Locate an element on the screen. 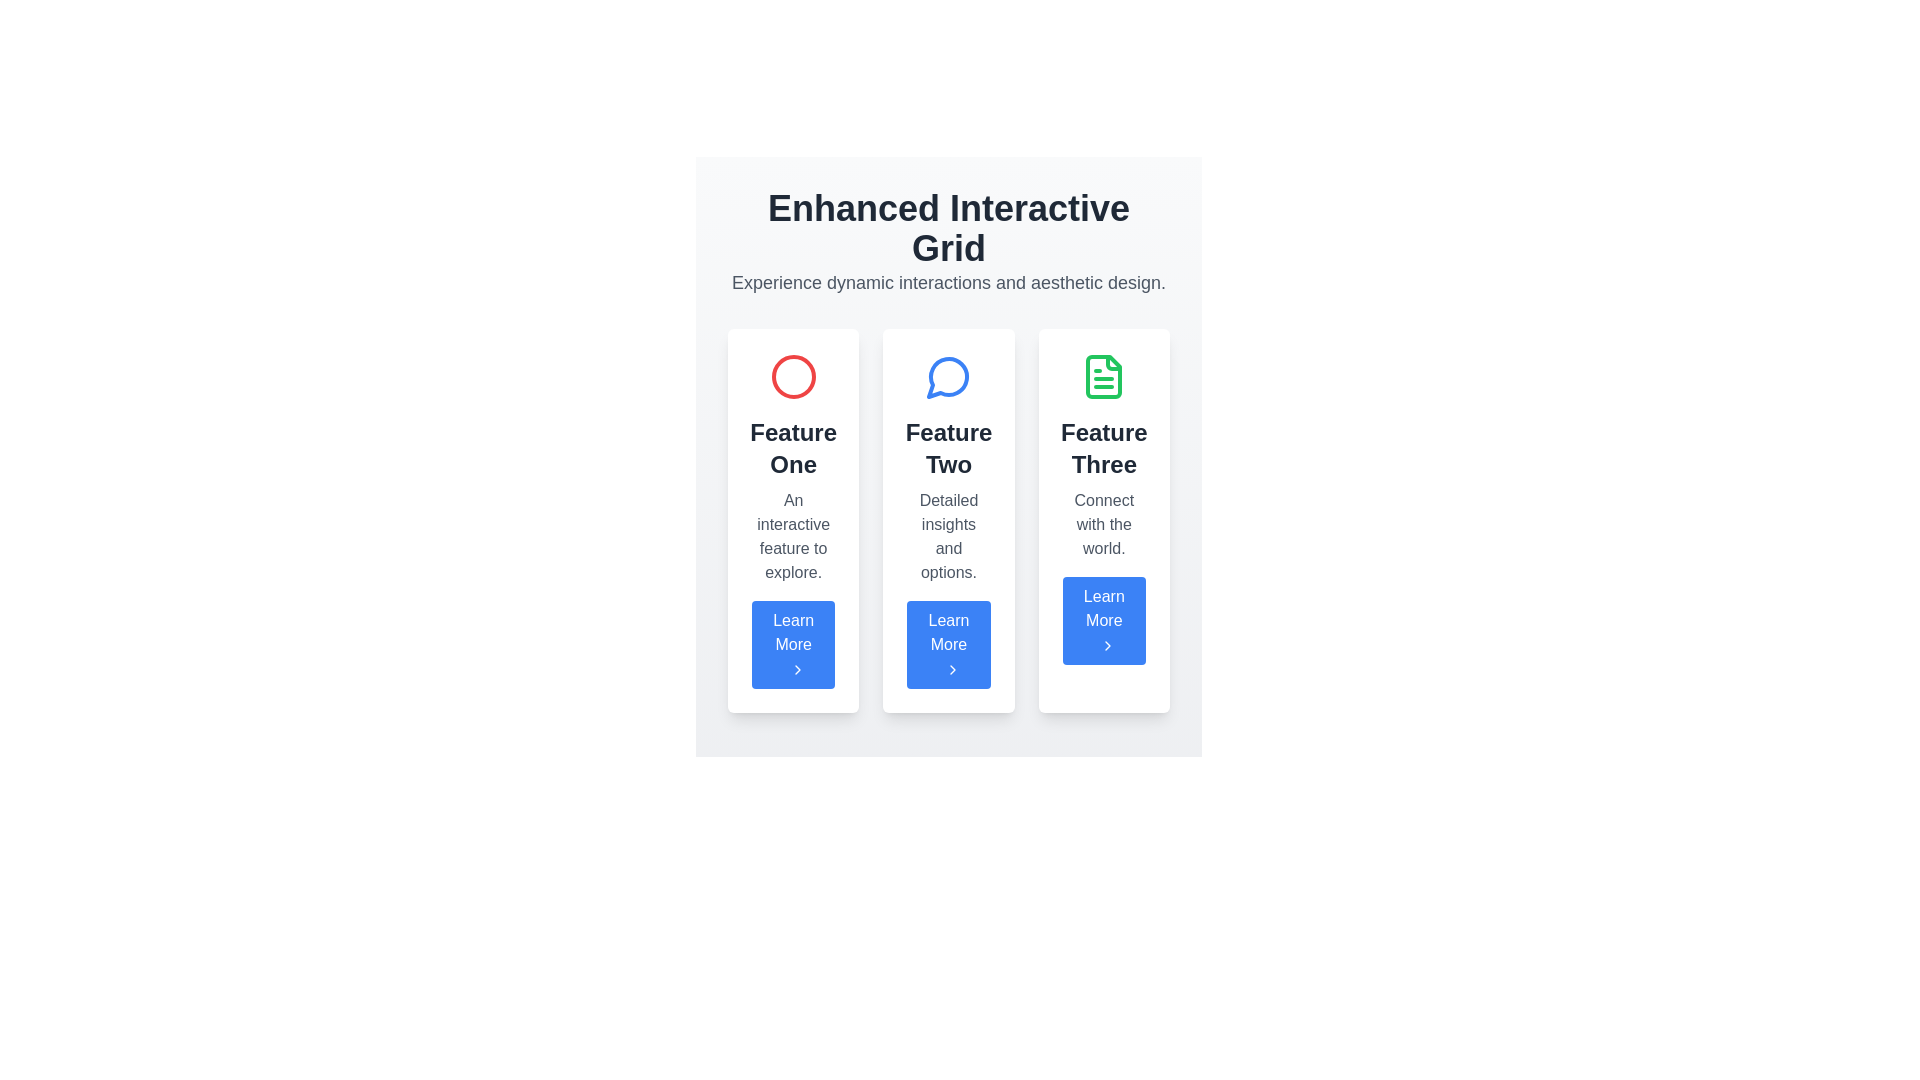 The width and height of the screenshot is (1920, 1080). the 'Learn More' button, which is a rectangular button with rounded corners, blue background, and white text located under 'Feature One' is located at coordinates (792, 644).